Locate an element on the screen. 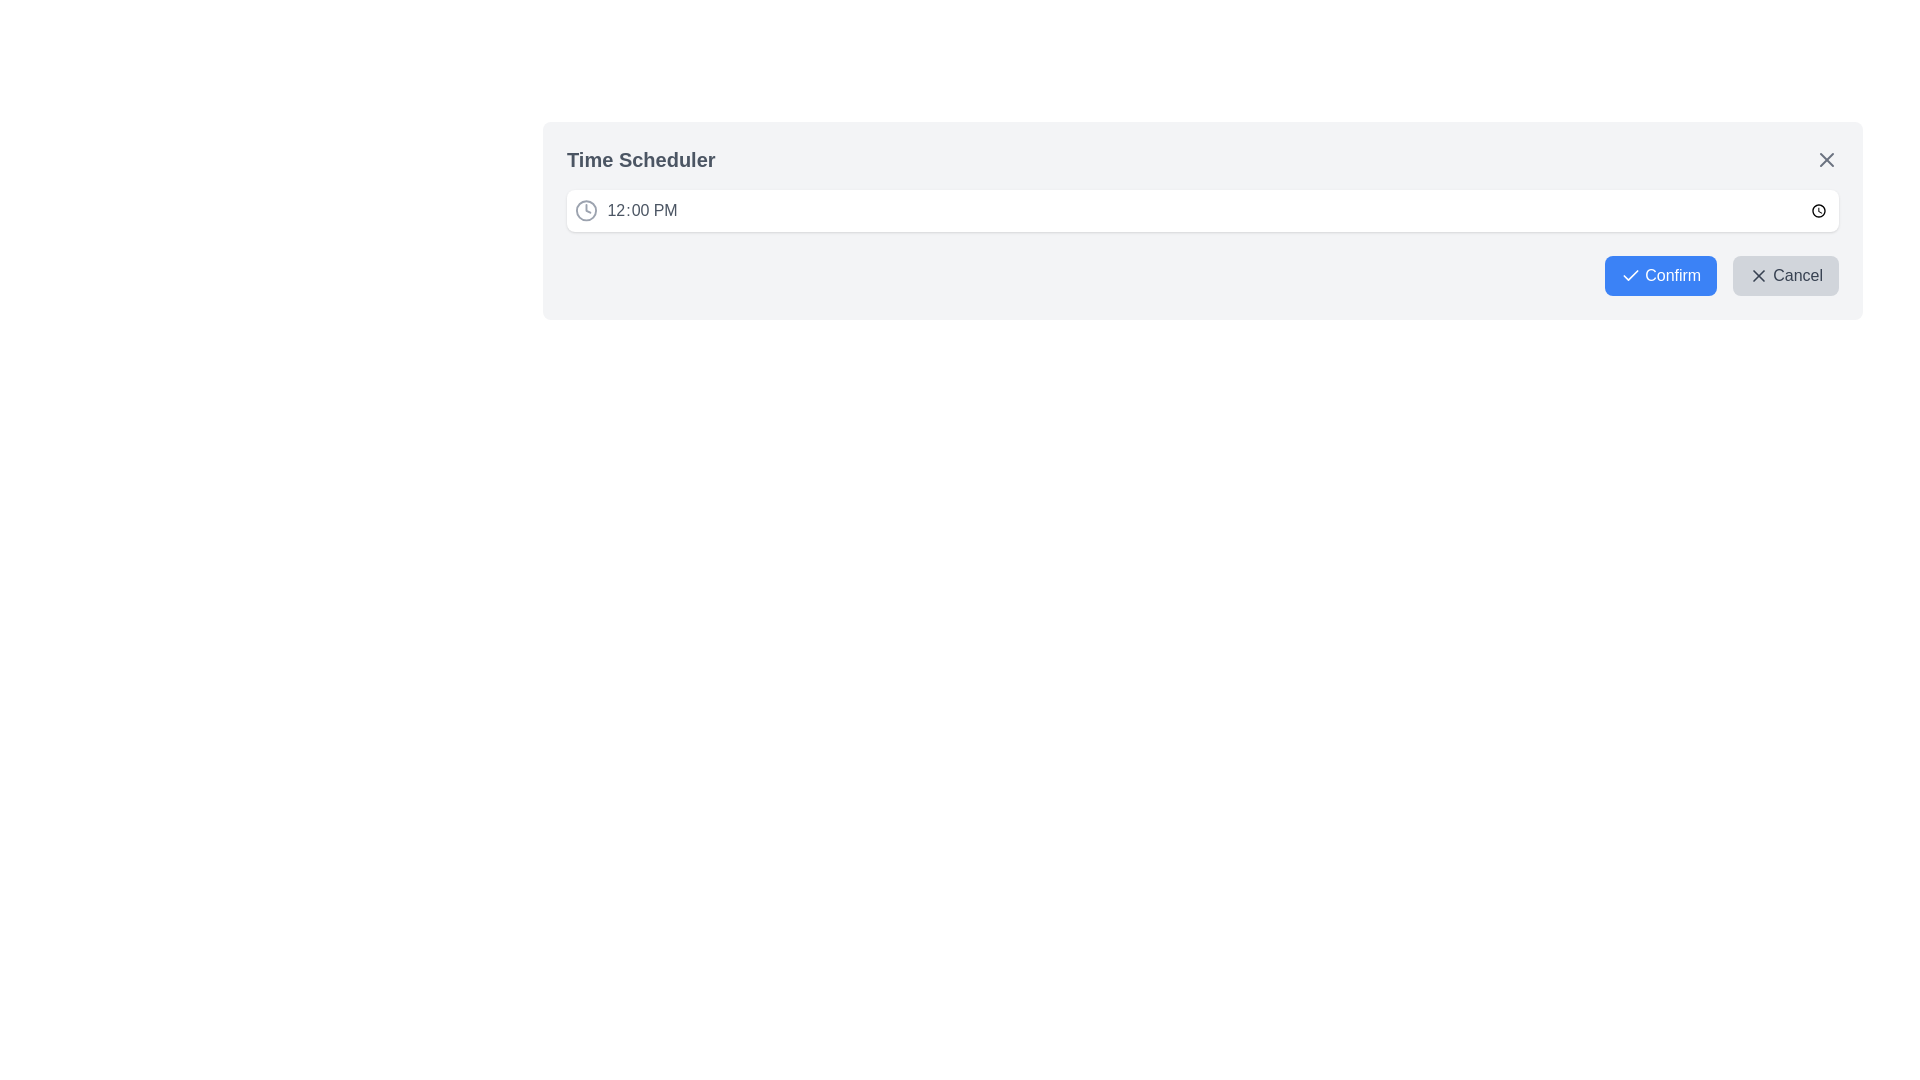  the white checkmark icon located inside the blue 'Confirm' button, positioned towards the bottom-right section of the interface is located at coordinates (1631, 276).